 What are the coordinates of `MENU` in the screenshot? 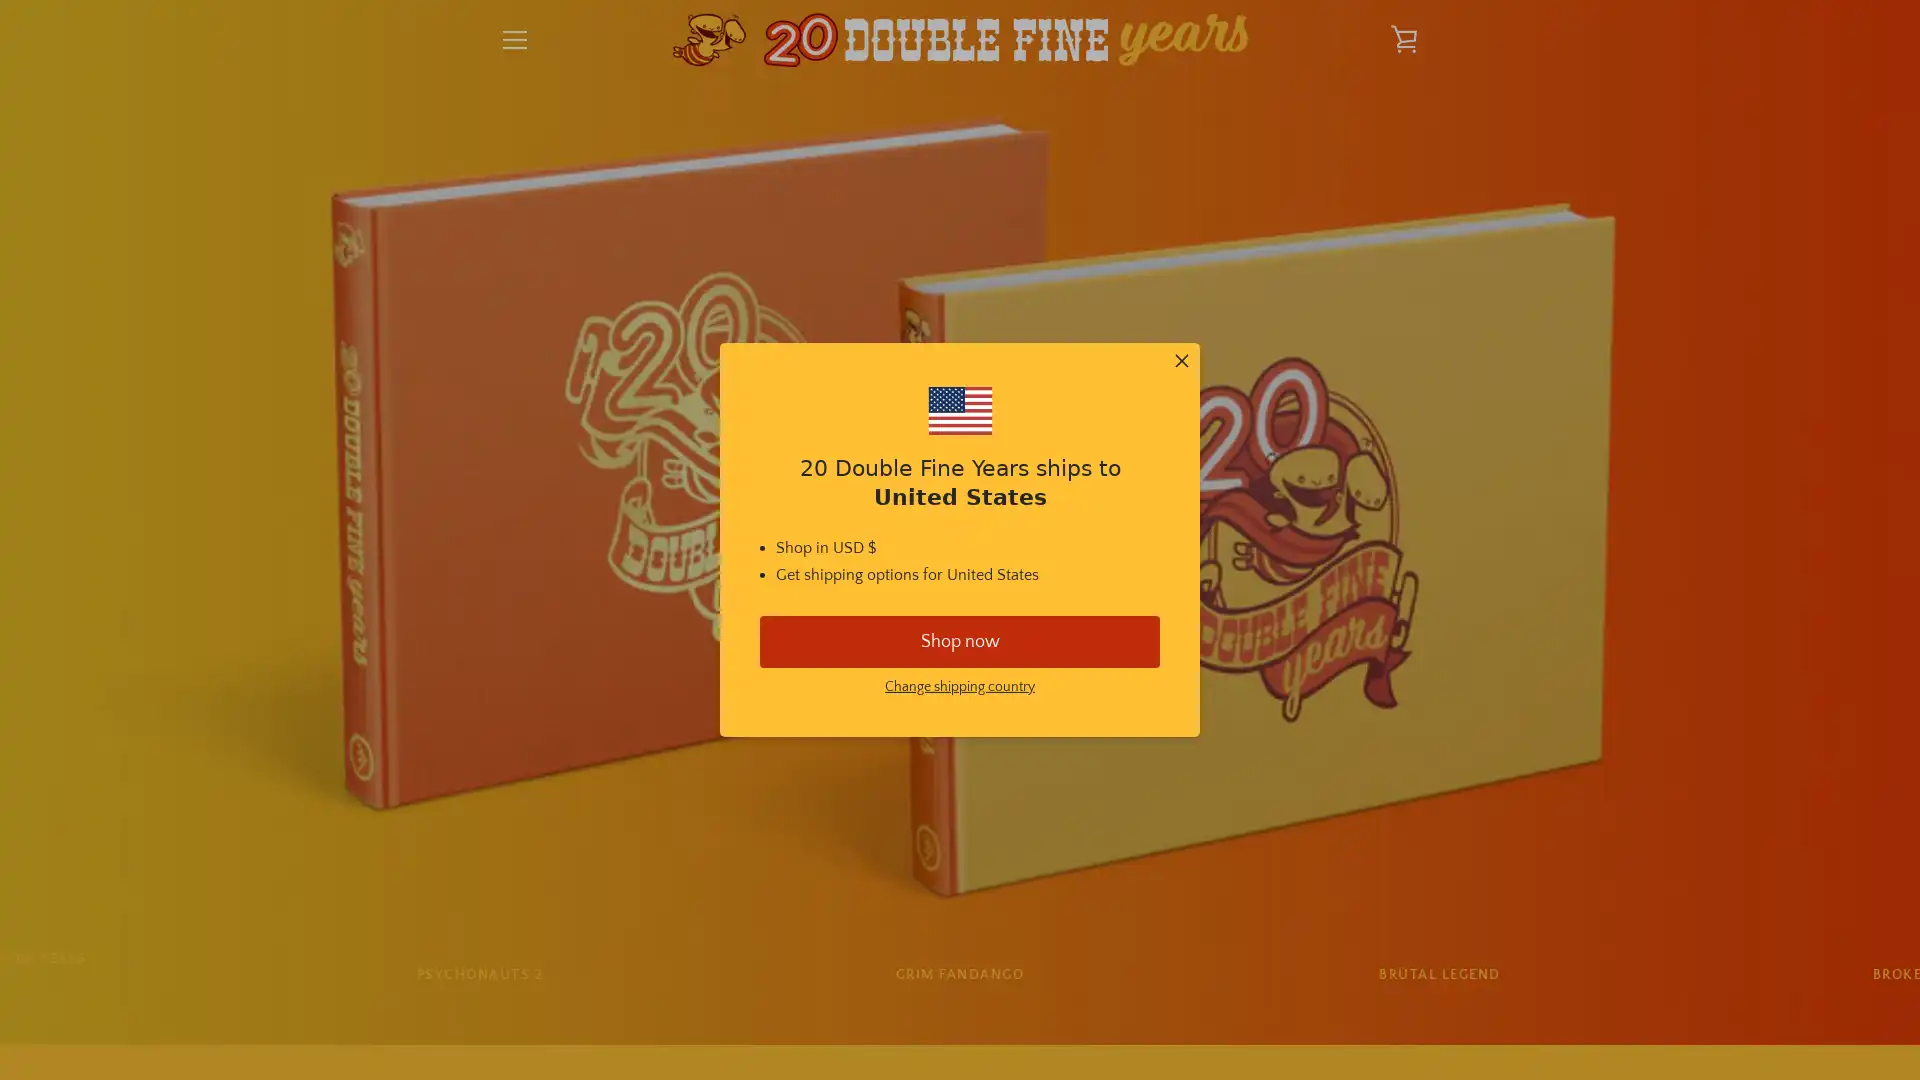 It's located at (514, 39).